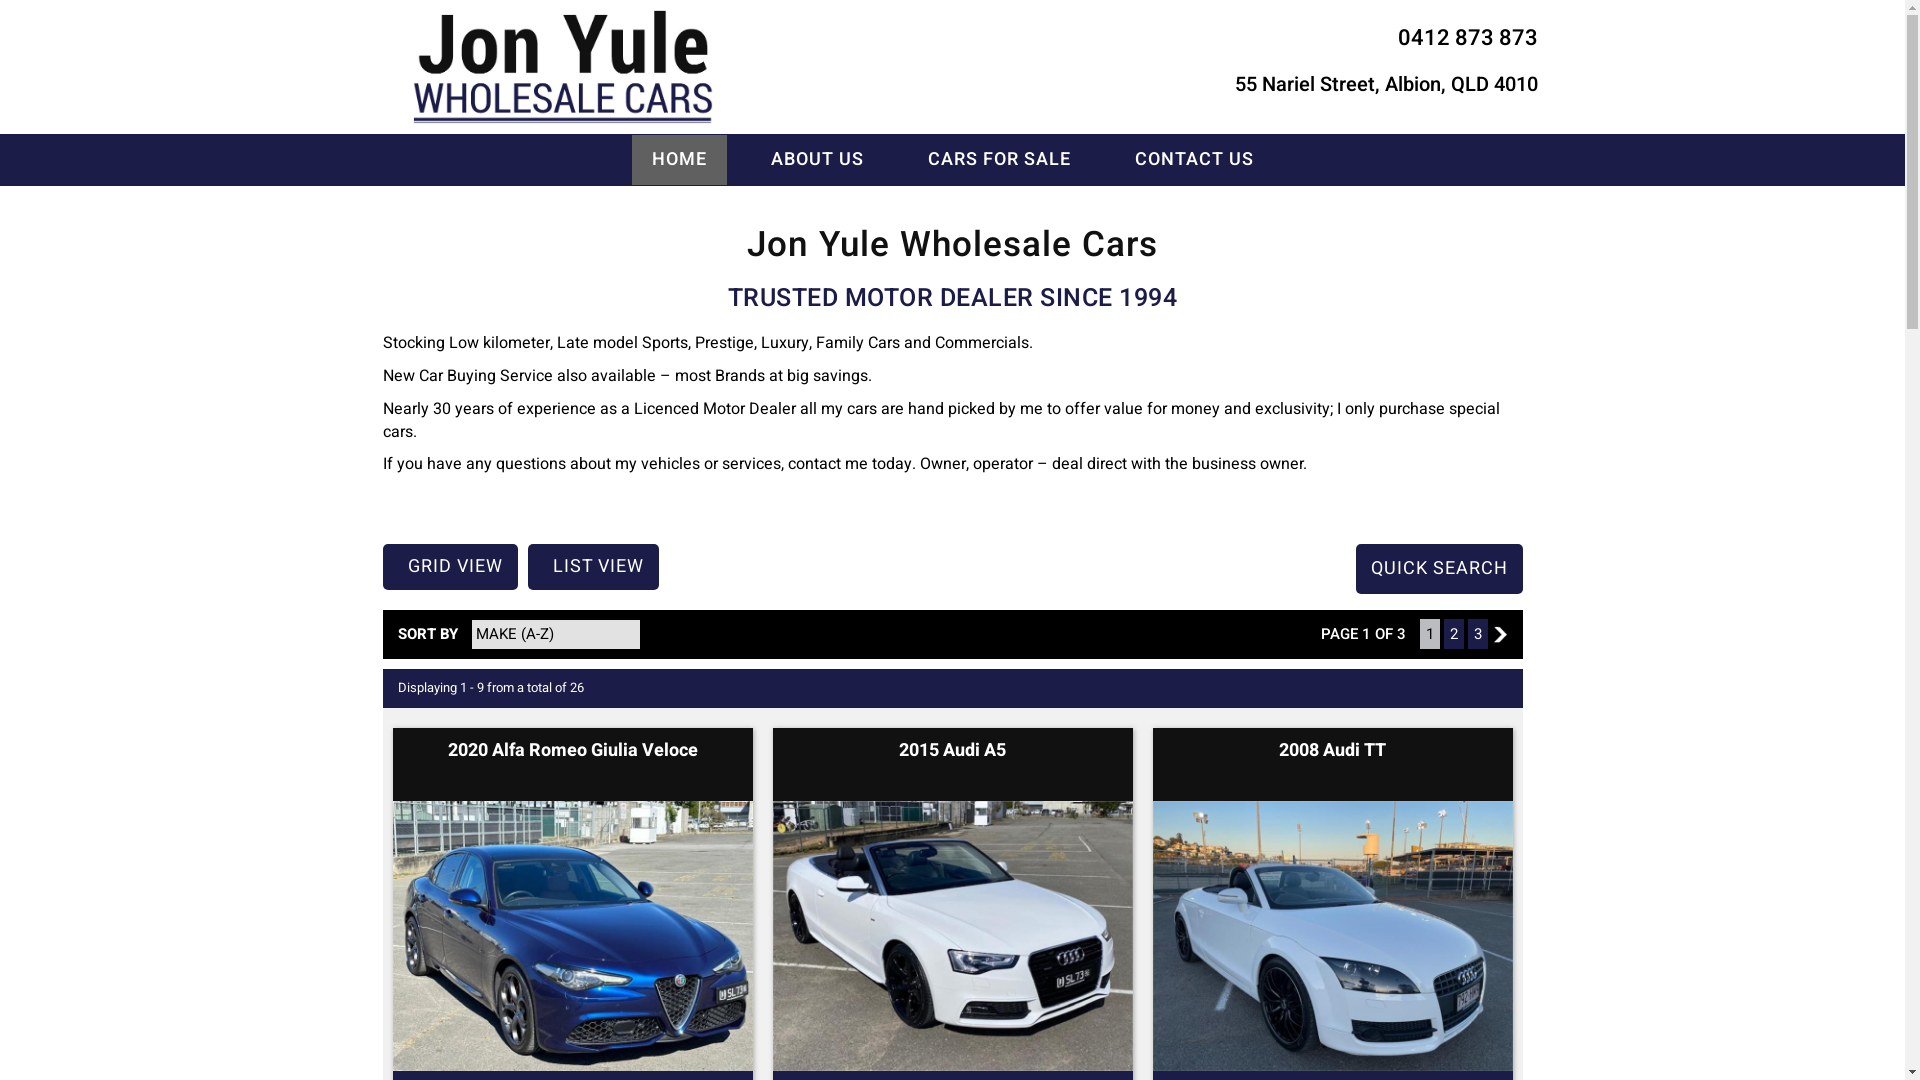  Describe the element at coordinates (999, 158) in the screenshot. I see `'CARS FOR SALE'` at that location.